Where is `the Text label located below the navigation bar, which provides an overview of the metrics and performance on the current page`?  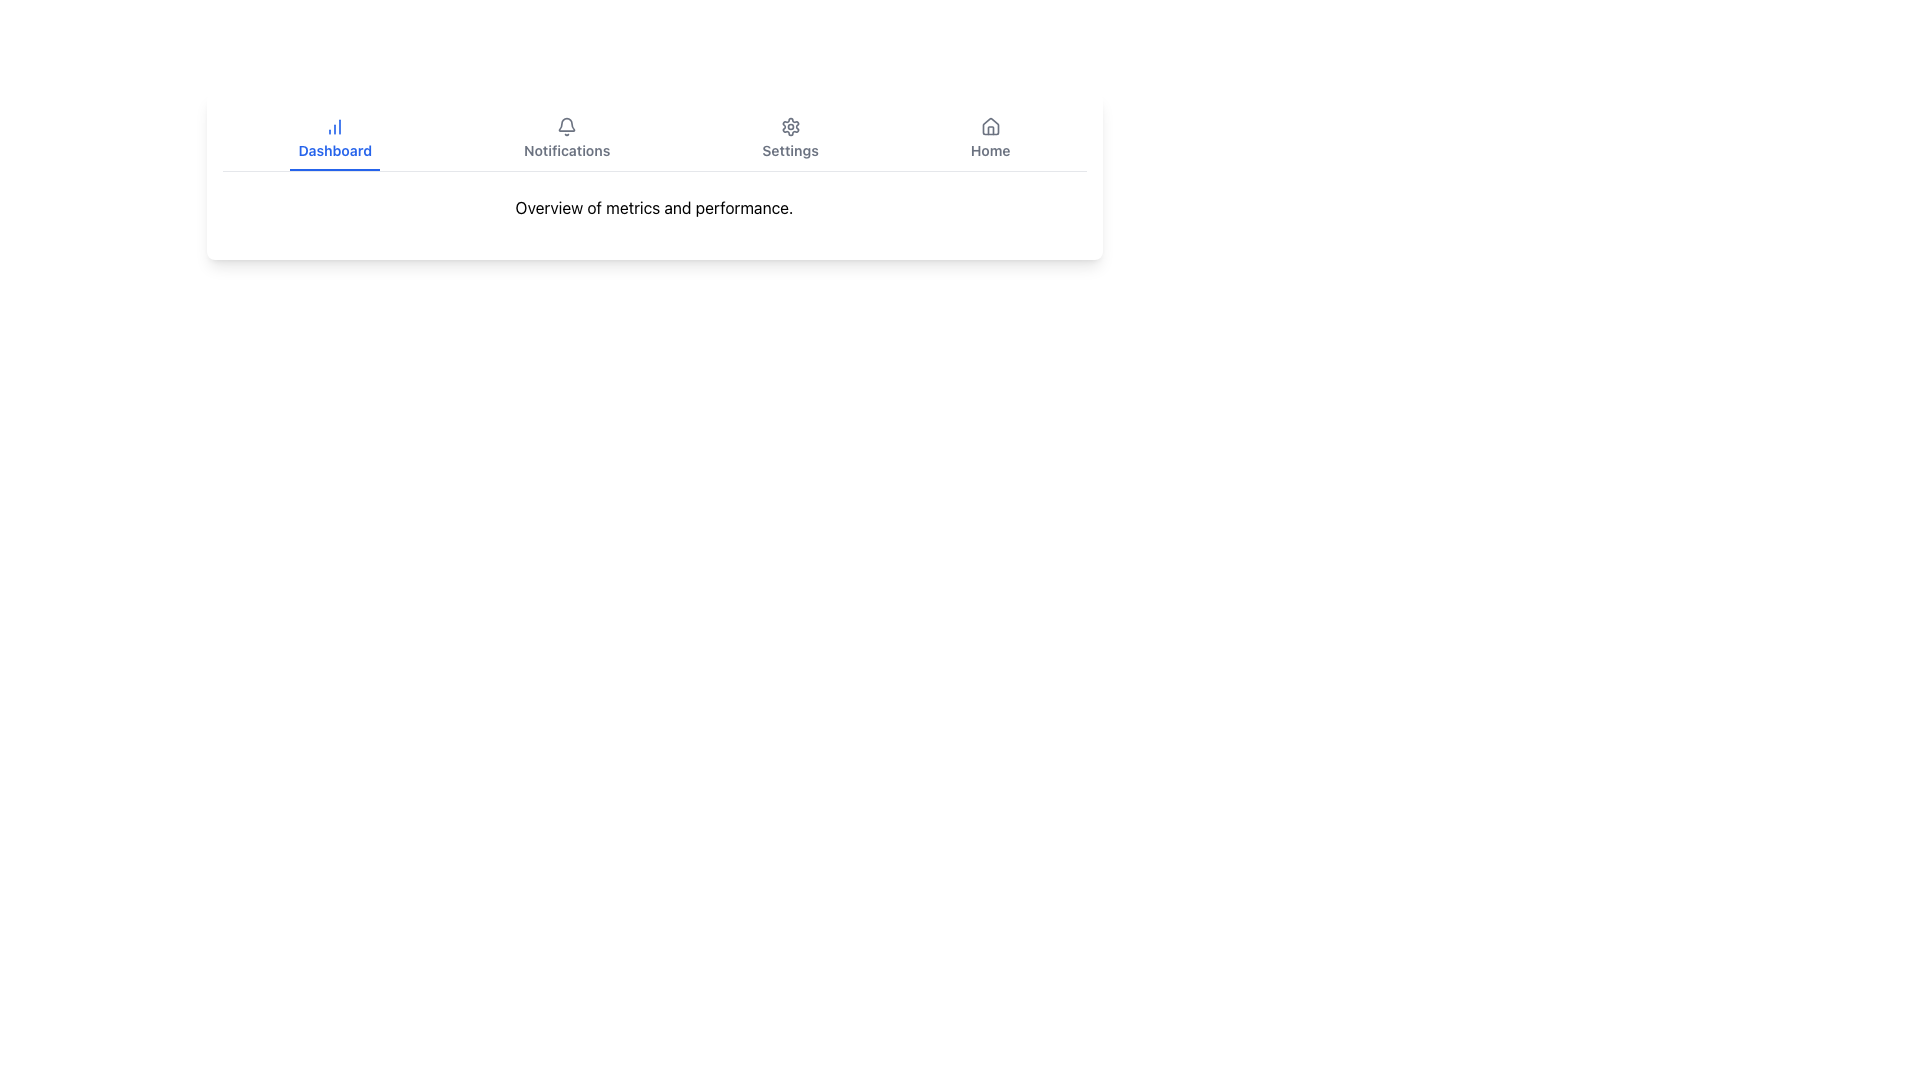
the Text label located below the navigation bar, which provides an overview of the metrics and performance on the current page is located at coordinates (654, 208).